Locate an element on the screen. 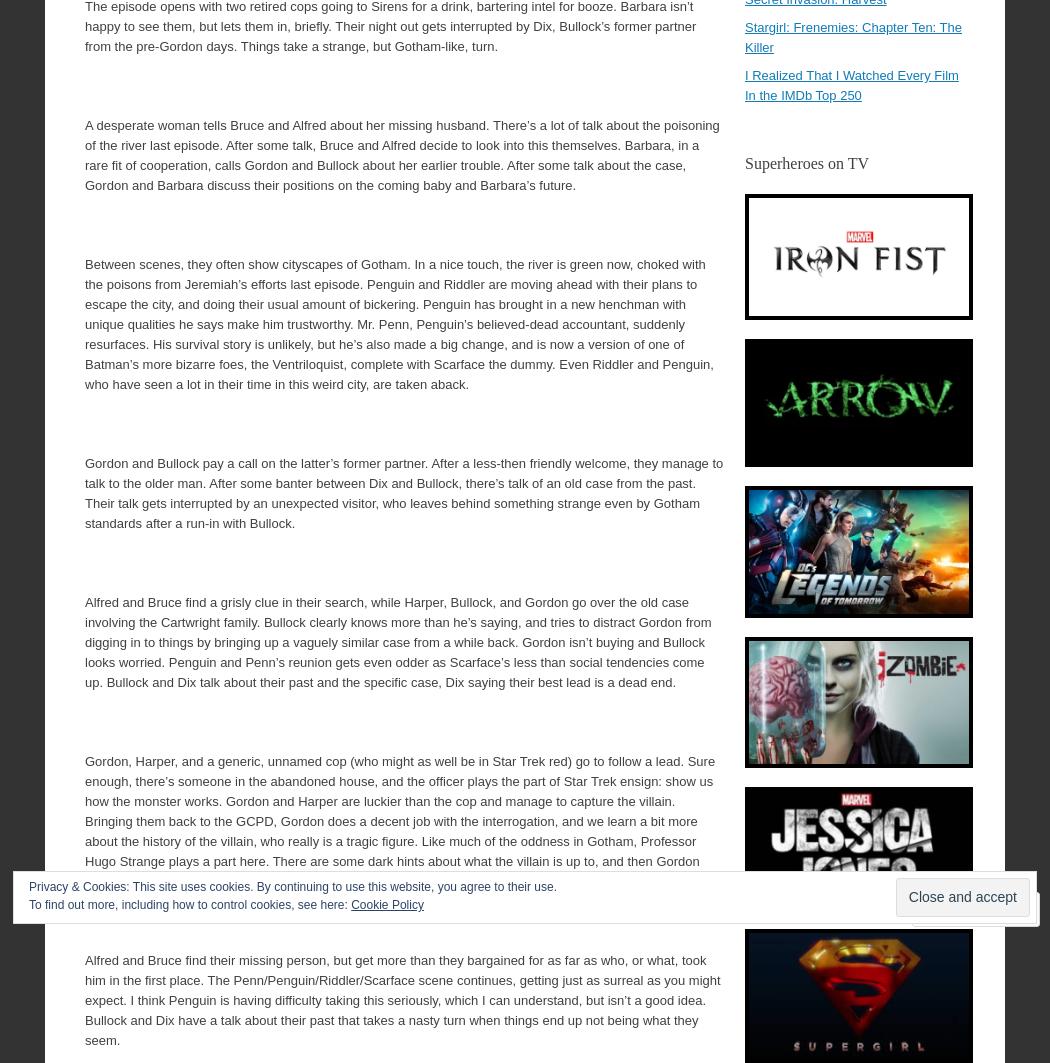  'I Realized That I Watched Every Film In the IMDb Top 250' is located at coordinates (851, 85).